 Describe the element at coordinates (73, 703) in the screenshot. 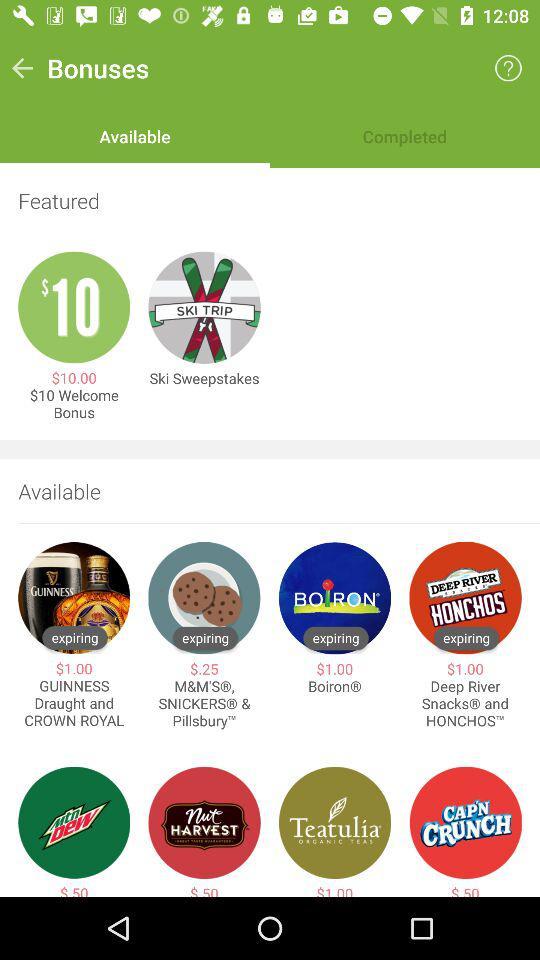

I see `the icon below the $1.00 icon` at that location.